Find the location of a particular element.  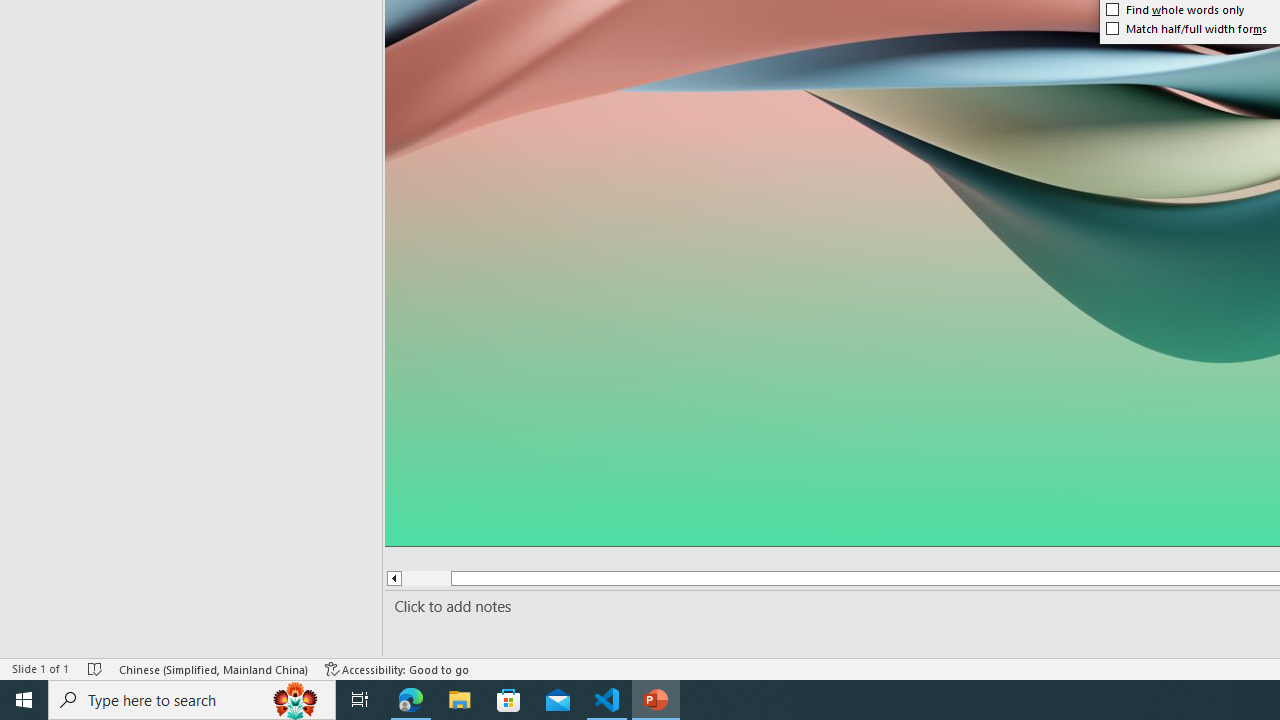

'Accessibility Checker Accessibility: Good to go' is located at coordinates (397, 669).